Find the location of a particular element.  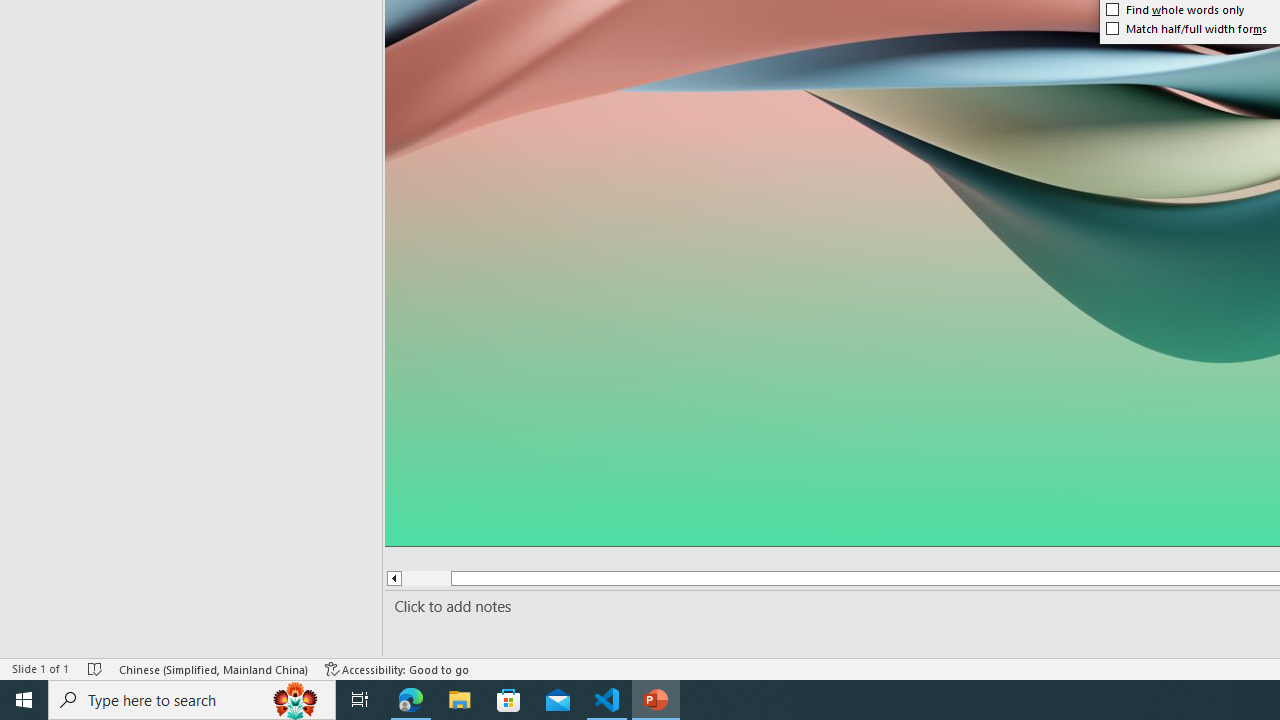

'Accessibility Checker Accessibility: Good to go' is located at coordinates (397, 669).